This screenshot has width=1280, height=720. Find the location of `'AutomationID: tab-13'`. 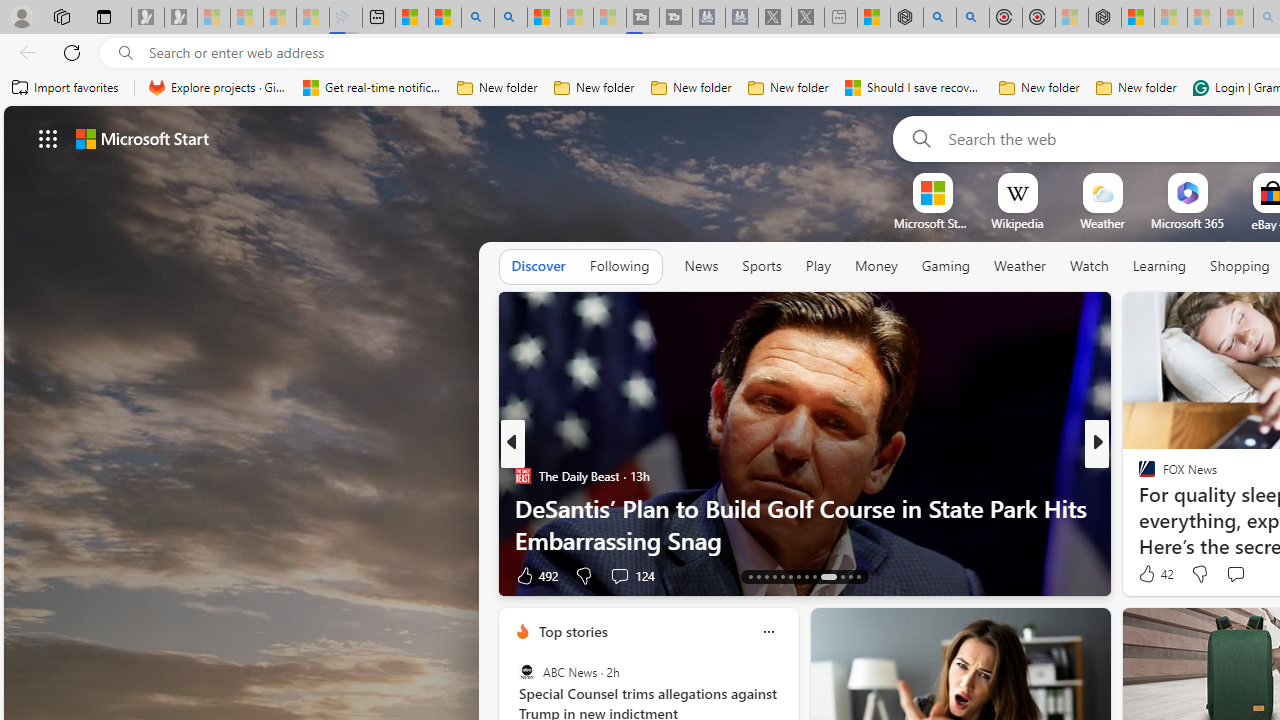

'AutomationID: tab-13' is located at coordinates (749, 577).